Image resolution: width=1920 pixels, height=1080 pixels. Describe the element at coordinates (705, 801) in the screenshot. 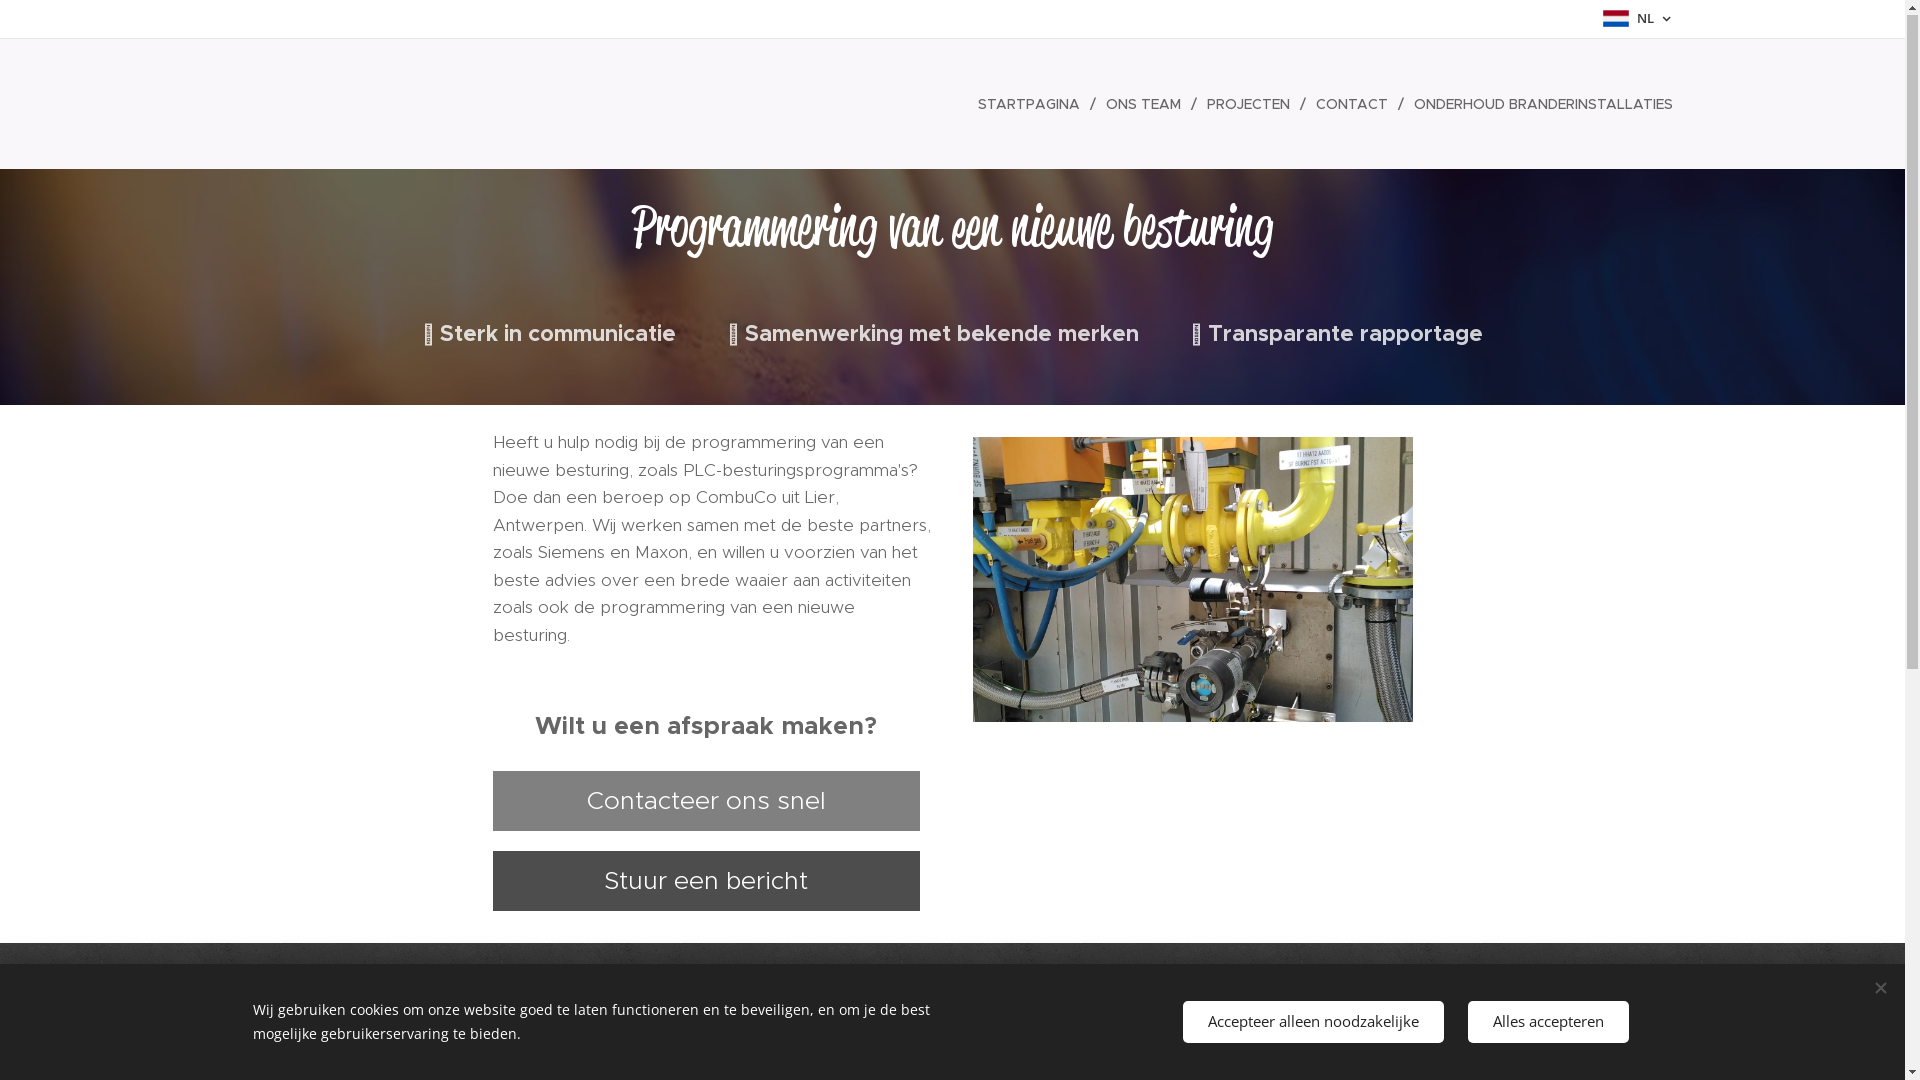

I see `'Contacteer ons snel'` at that location.